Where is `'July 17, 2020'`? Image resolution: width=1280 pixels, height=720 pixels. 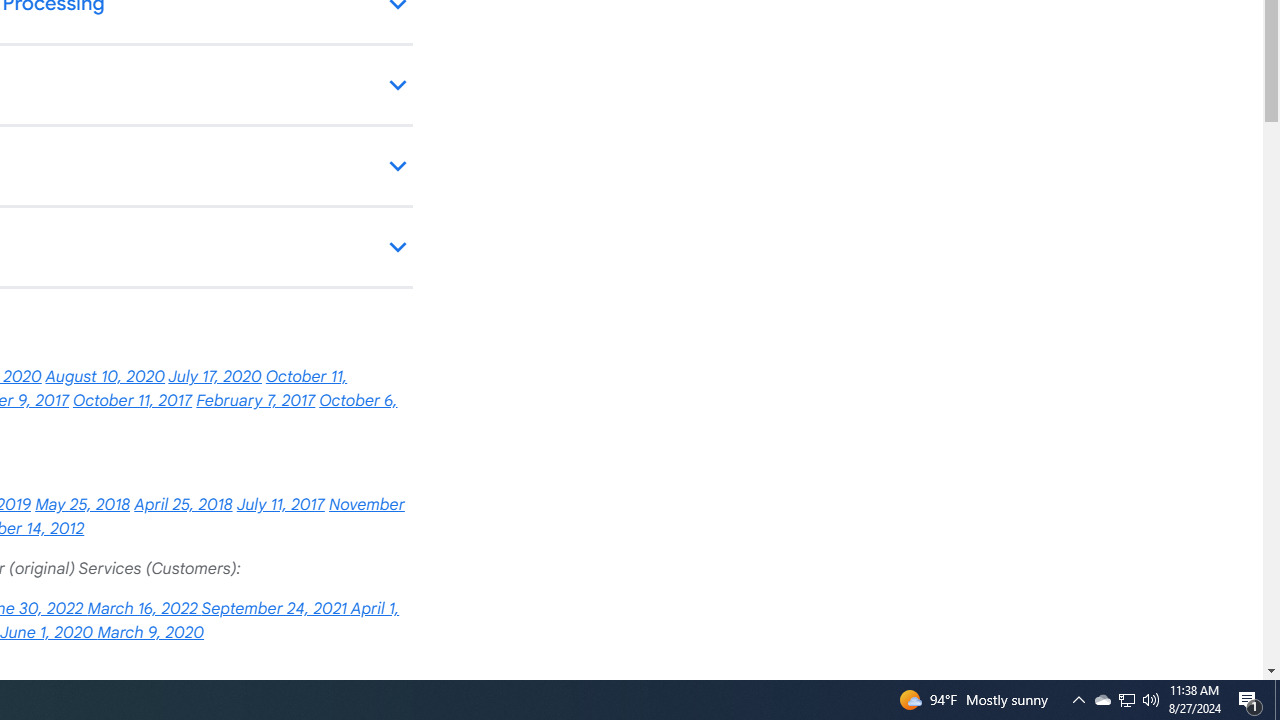
'July 17, 2020' is located at coordinates (215, 377).